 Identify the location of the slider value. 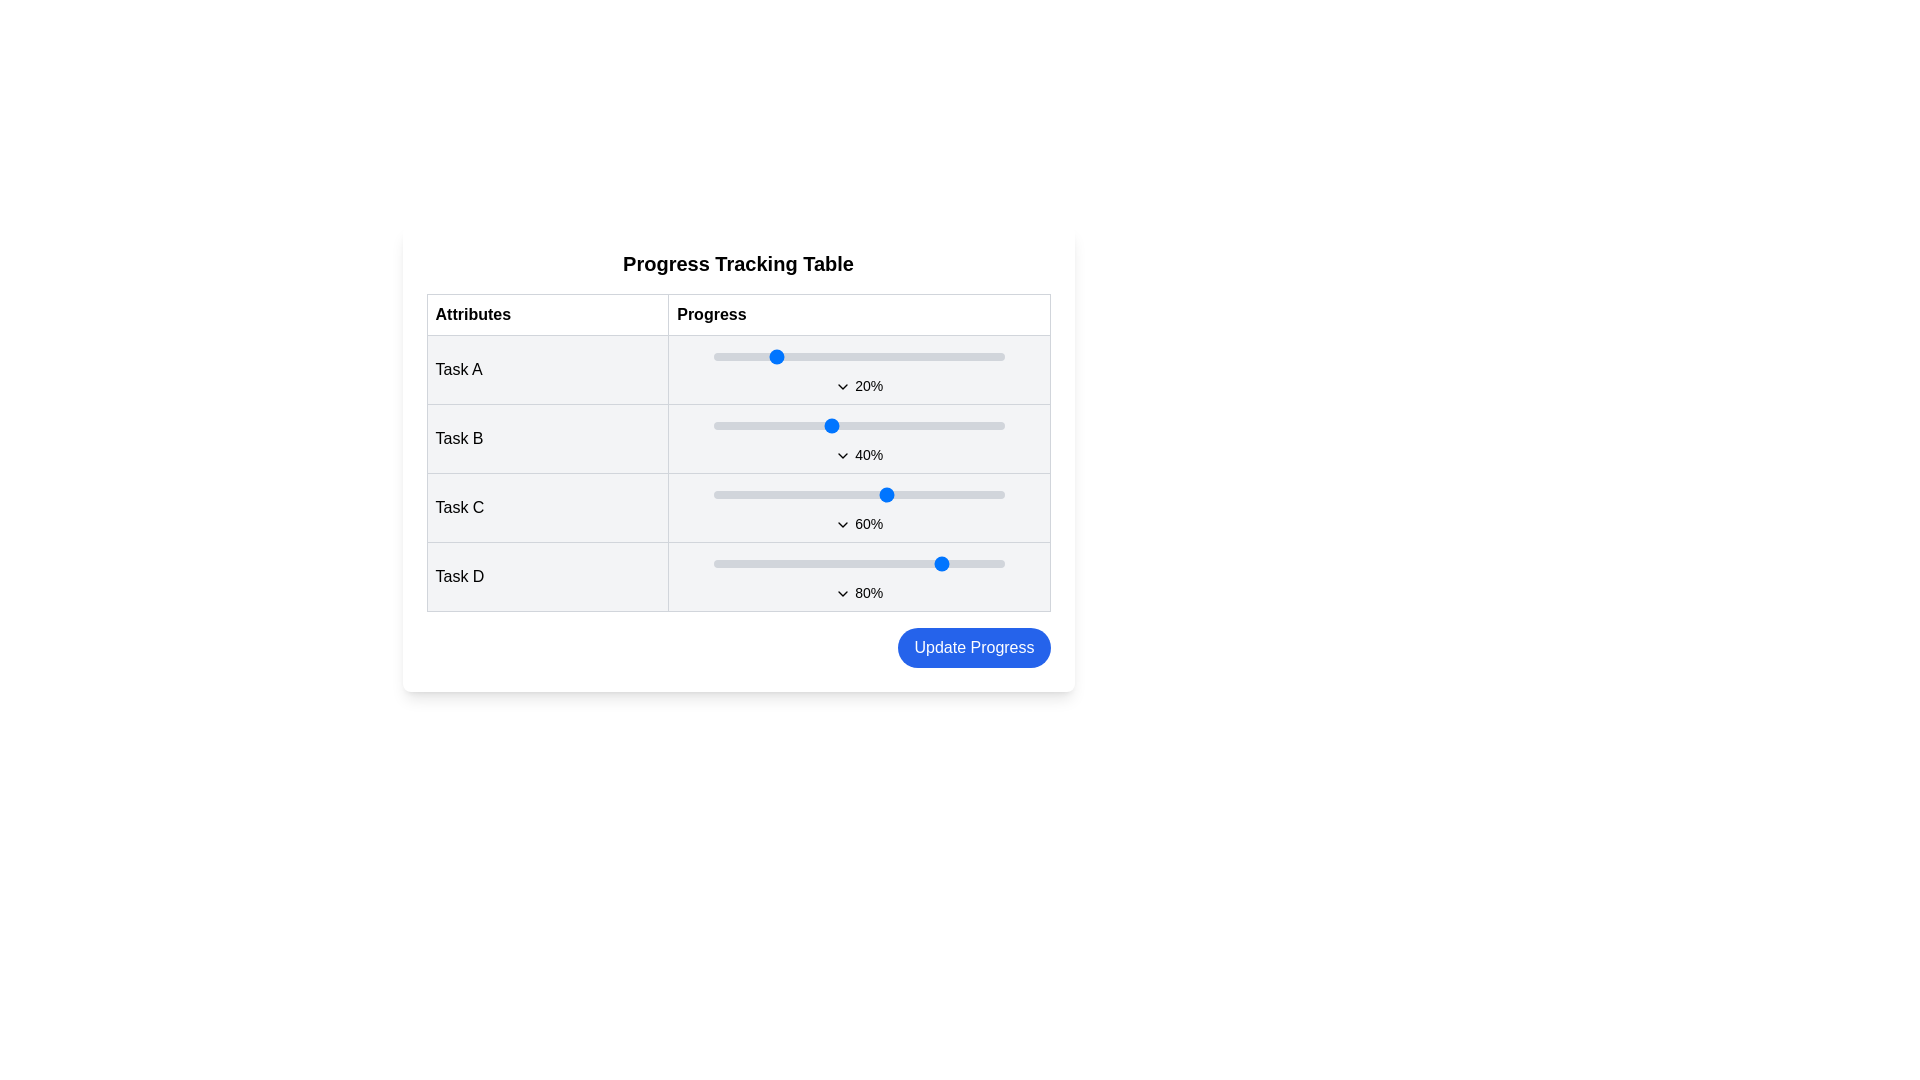
(764, 356).